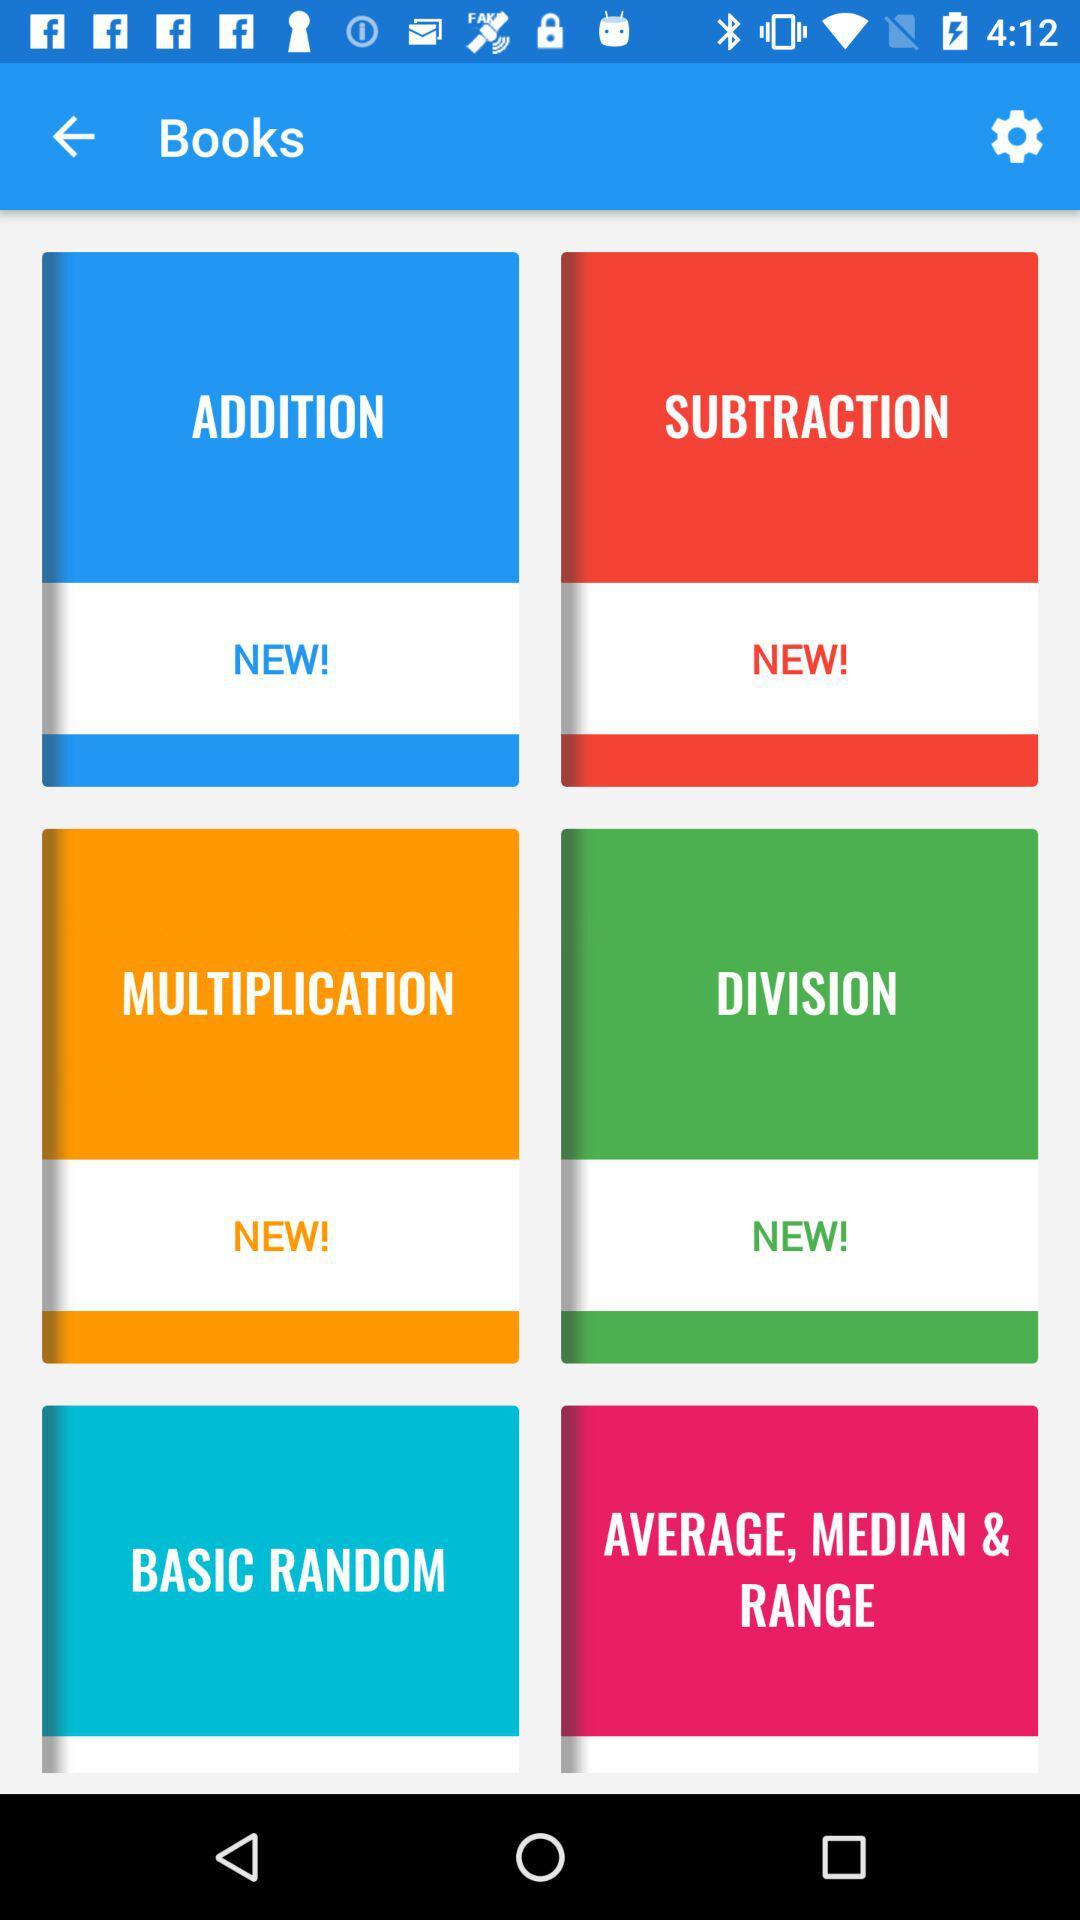 The width and height of the screenshot is (1080, 1920). What do you see at coordinates (1017, 135) in the screenshot?
I see `the app to the right of the books icon` at bounding box center [1017, 135].